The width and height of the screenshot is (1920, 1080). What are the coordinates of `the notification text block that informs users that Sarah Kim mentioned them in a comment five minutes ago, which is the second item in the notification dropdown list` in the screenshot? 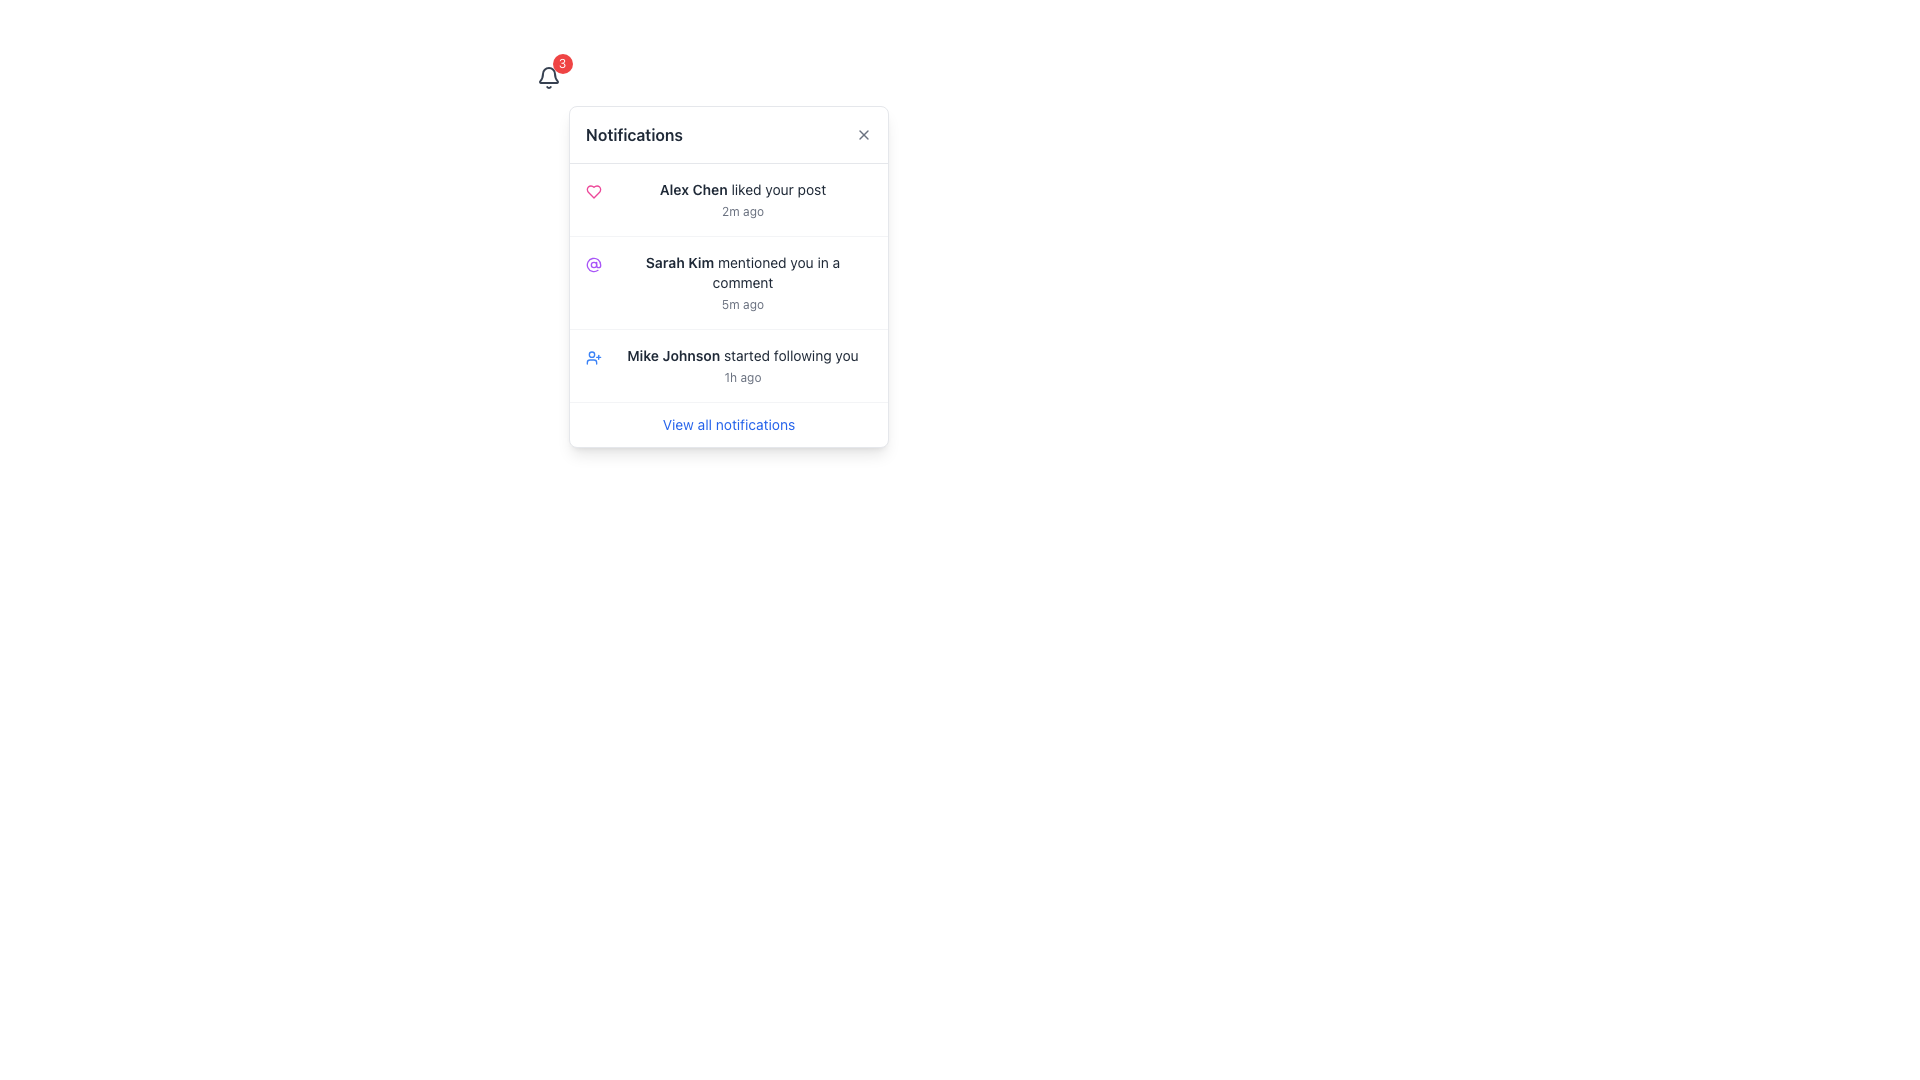 It's located at (742, 282).